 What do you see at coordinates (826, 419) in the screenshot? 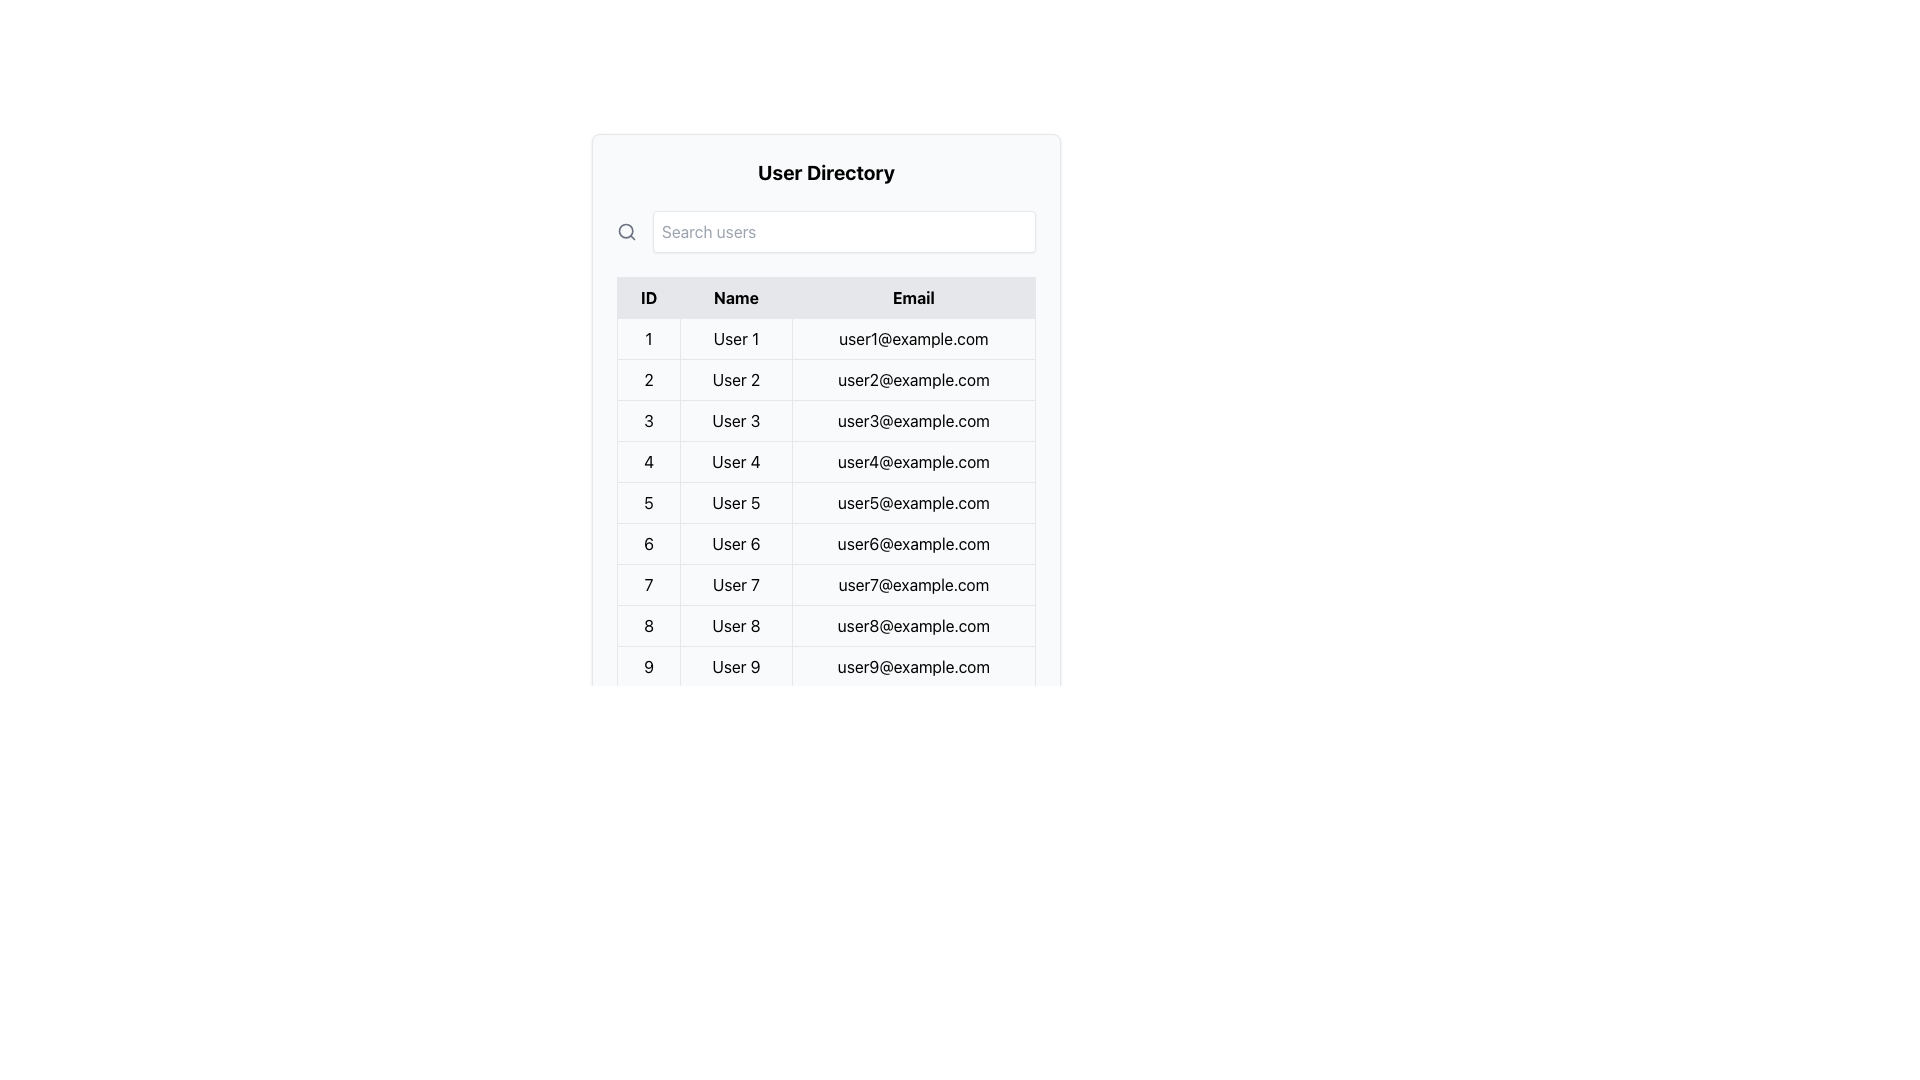
I see `the third row in the 'User Directory' data table` at bounding box center [826, 419].